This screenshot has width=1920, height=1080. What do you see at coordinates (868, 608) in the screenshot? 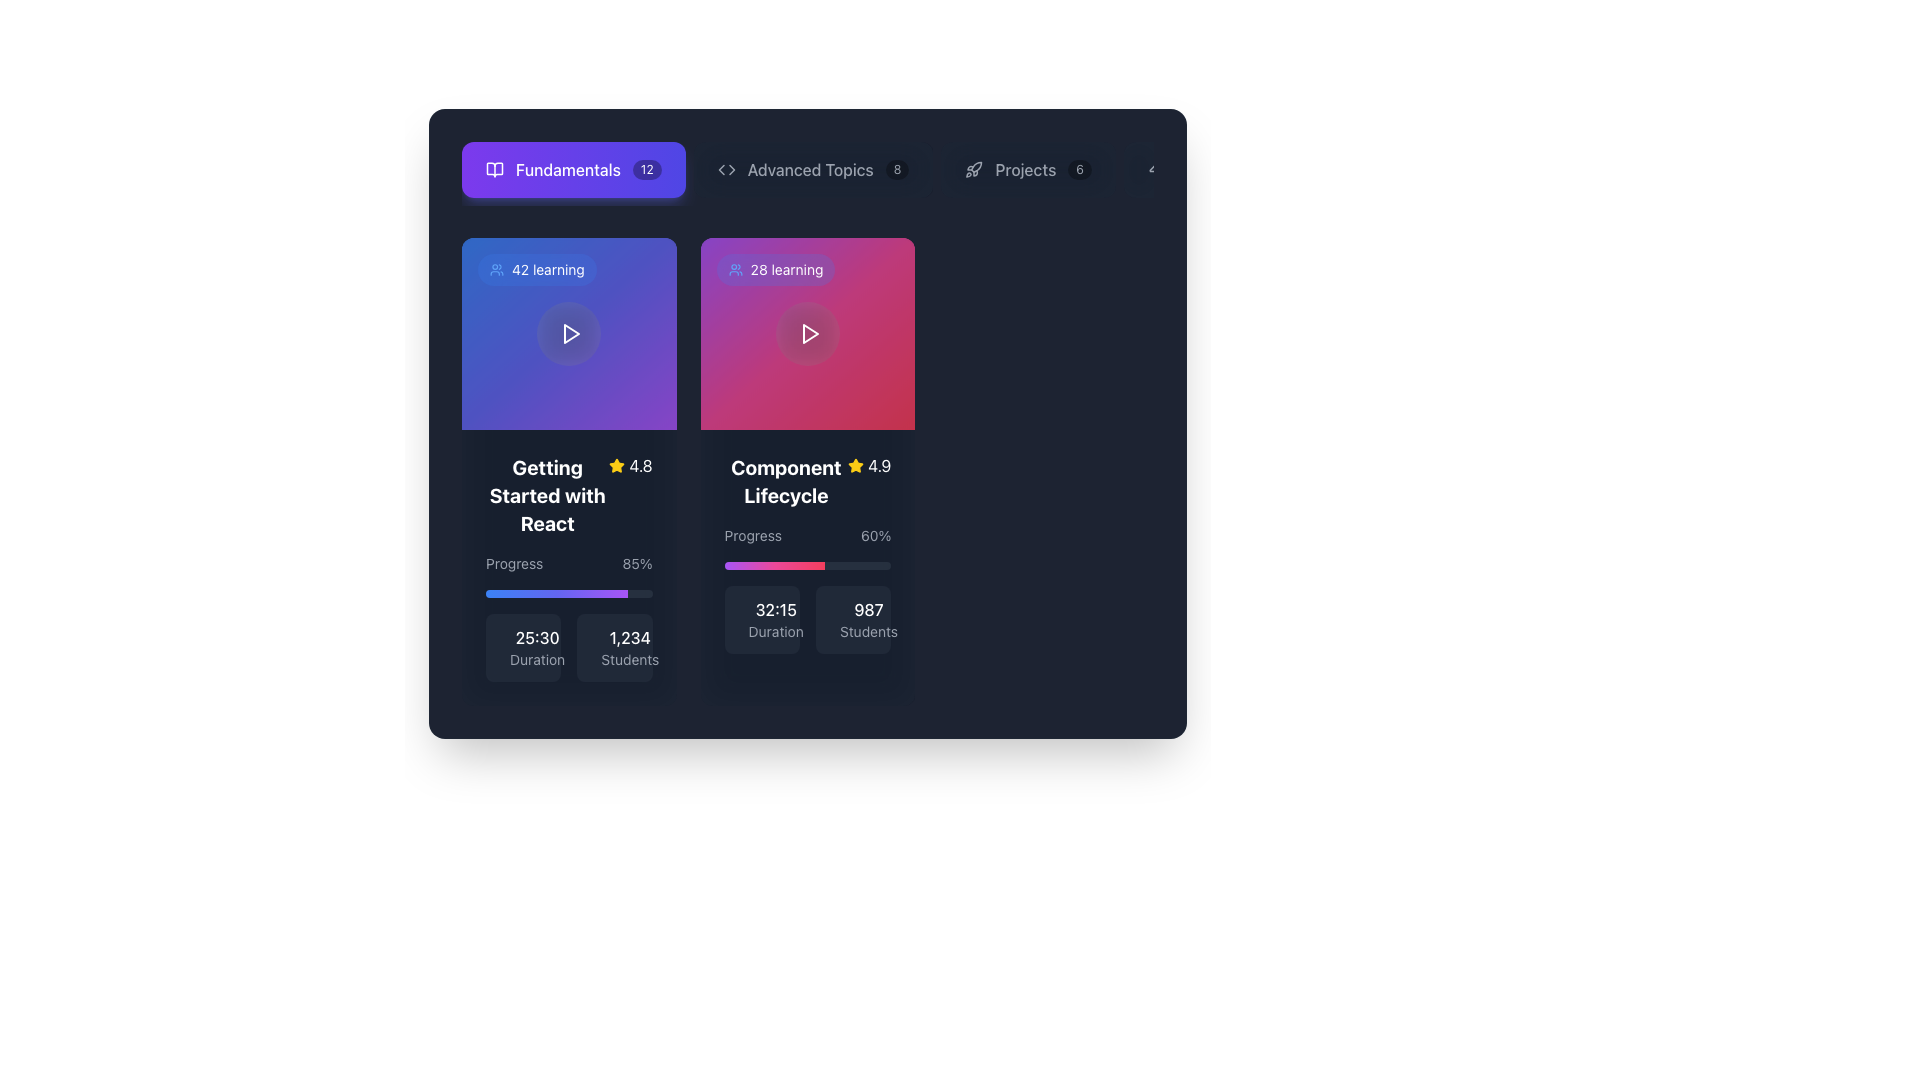
I see `numeric value '987' from the Label element that is located within the second card, positioned before the text 'Students'` at bounding box center [868, 608].